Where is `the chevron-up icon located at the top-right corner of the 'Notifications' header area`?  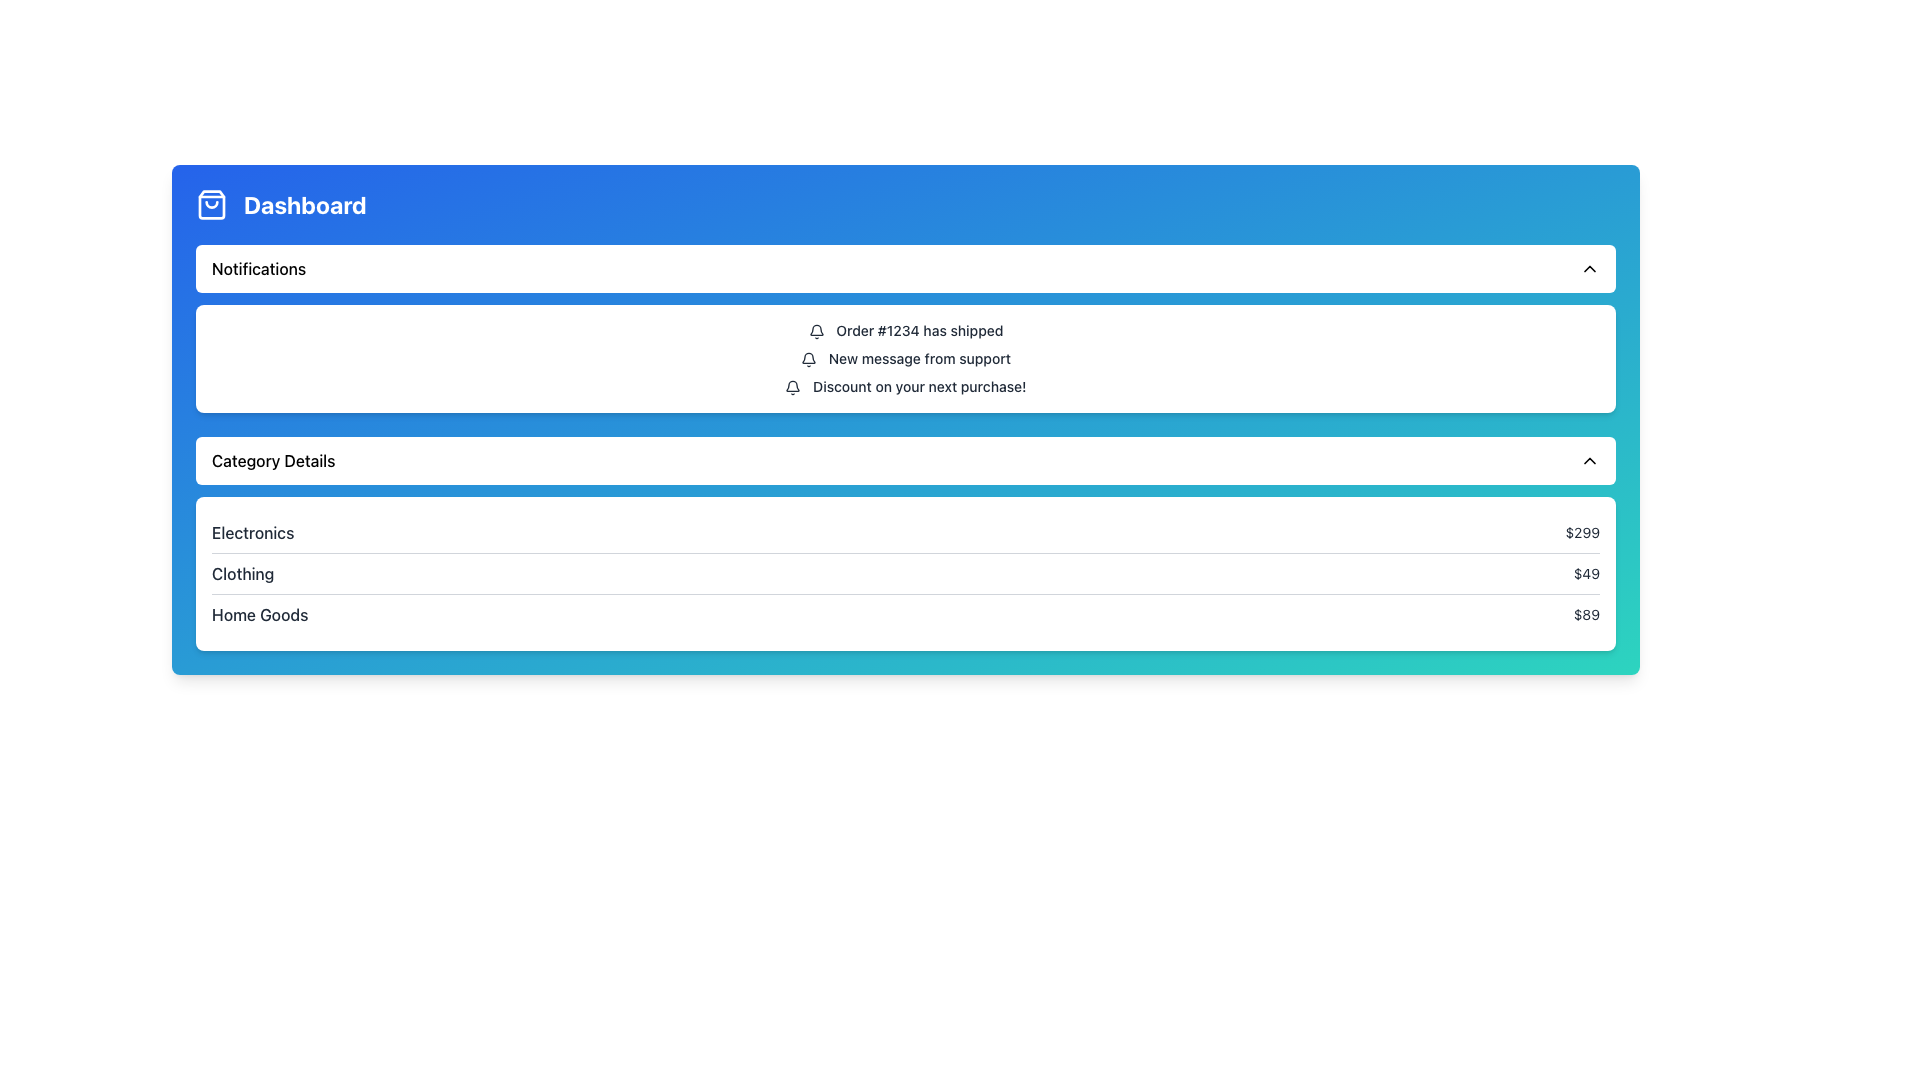
the chevron-up icon located at the top-right corner of the 'Notifications' header area is located at coordinates (1588, 268).